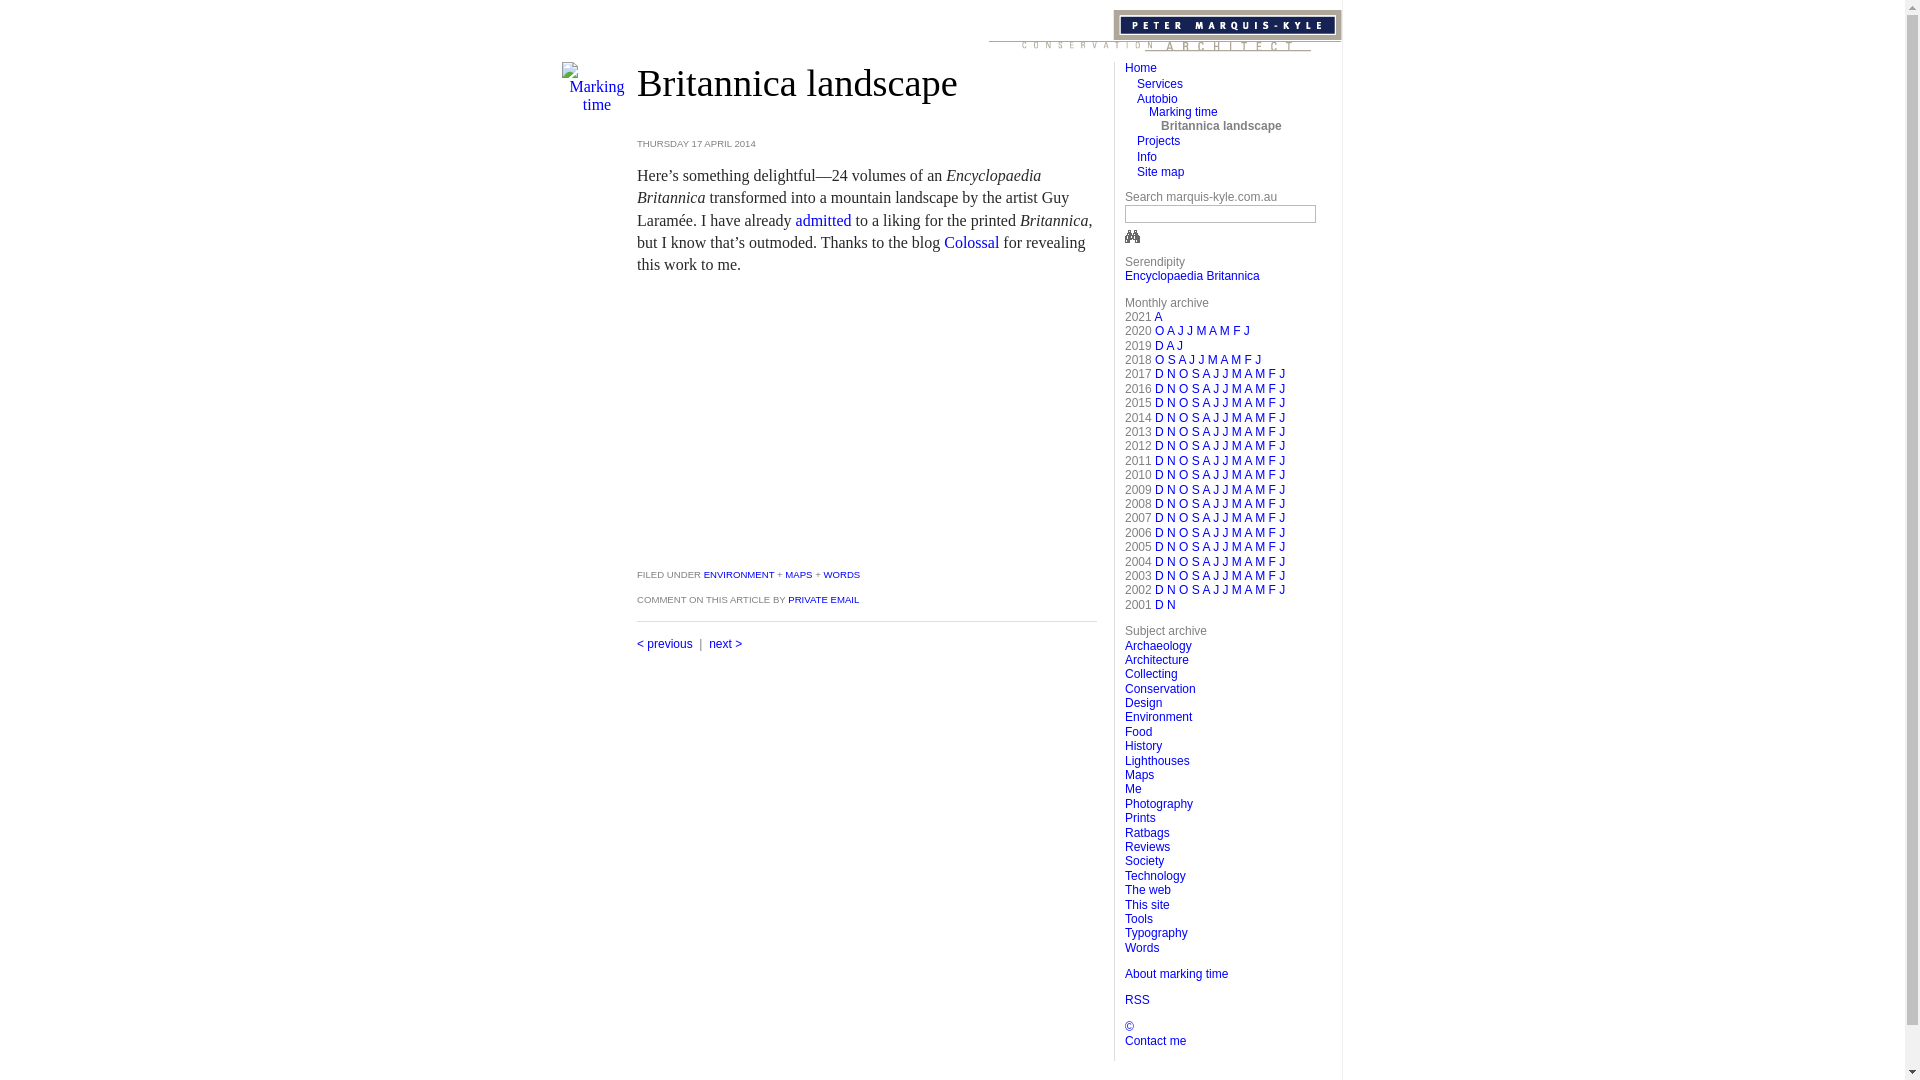 This screenshot has height=1080, width=1920. Describe the element at coordinates (1147, 156) in the screenshot. I see `'Info'` at that location.